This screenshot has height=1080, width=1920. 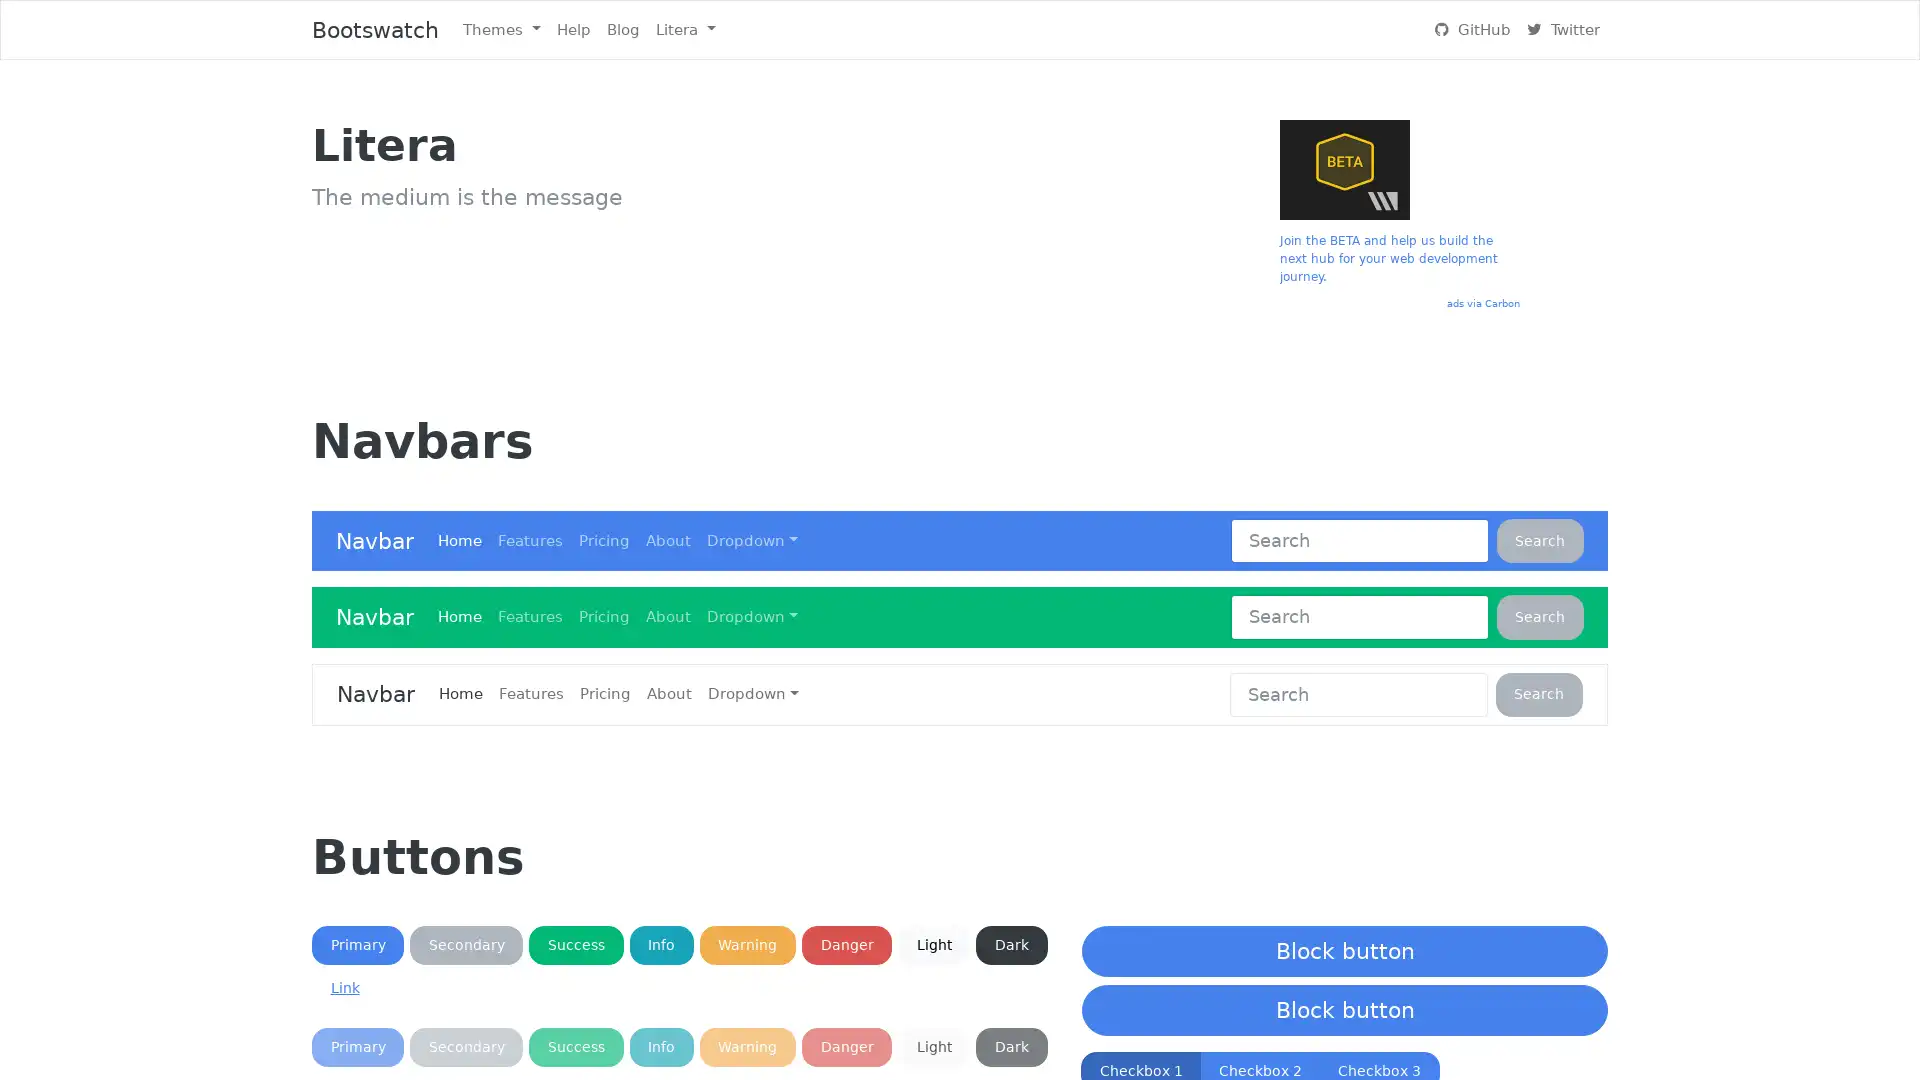 I want to click on Secondary, so click(x=465, y=945).